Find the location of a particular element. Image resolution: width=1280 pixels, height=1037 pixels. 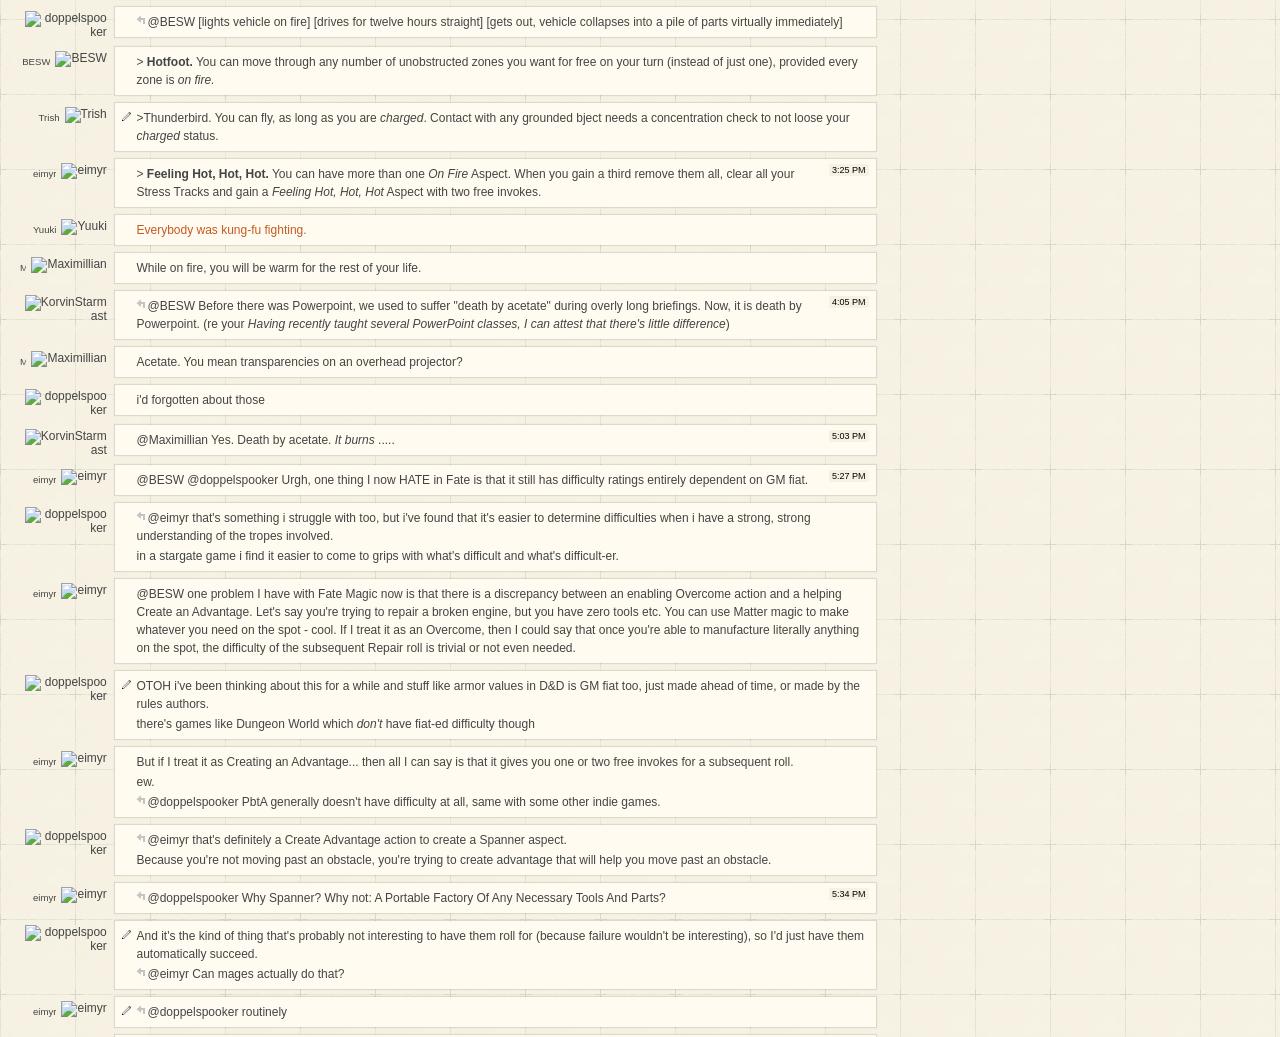

'Feeling Hot, Hot, Hot' is located at coordinates (327, 190).